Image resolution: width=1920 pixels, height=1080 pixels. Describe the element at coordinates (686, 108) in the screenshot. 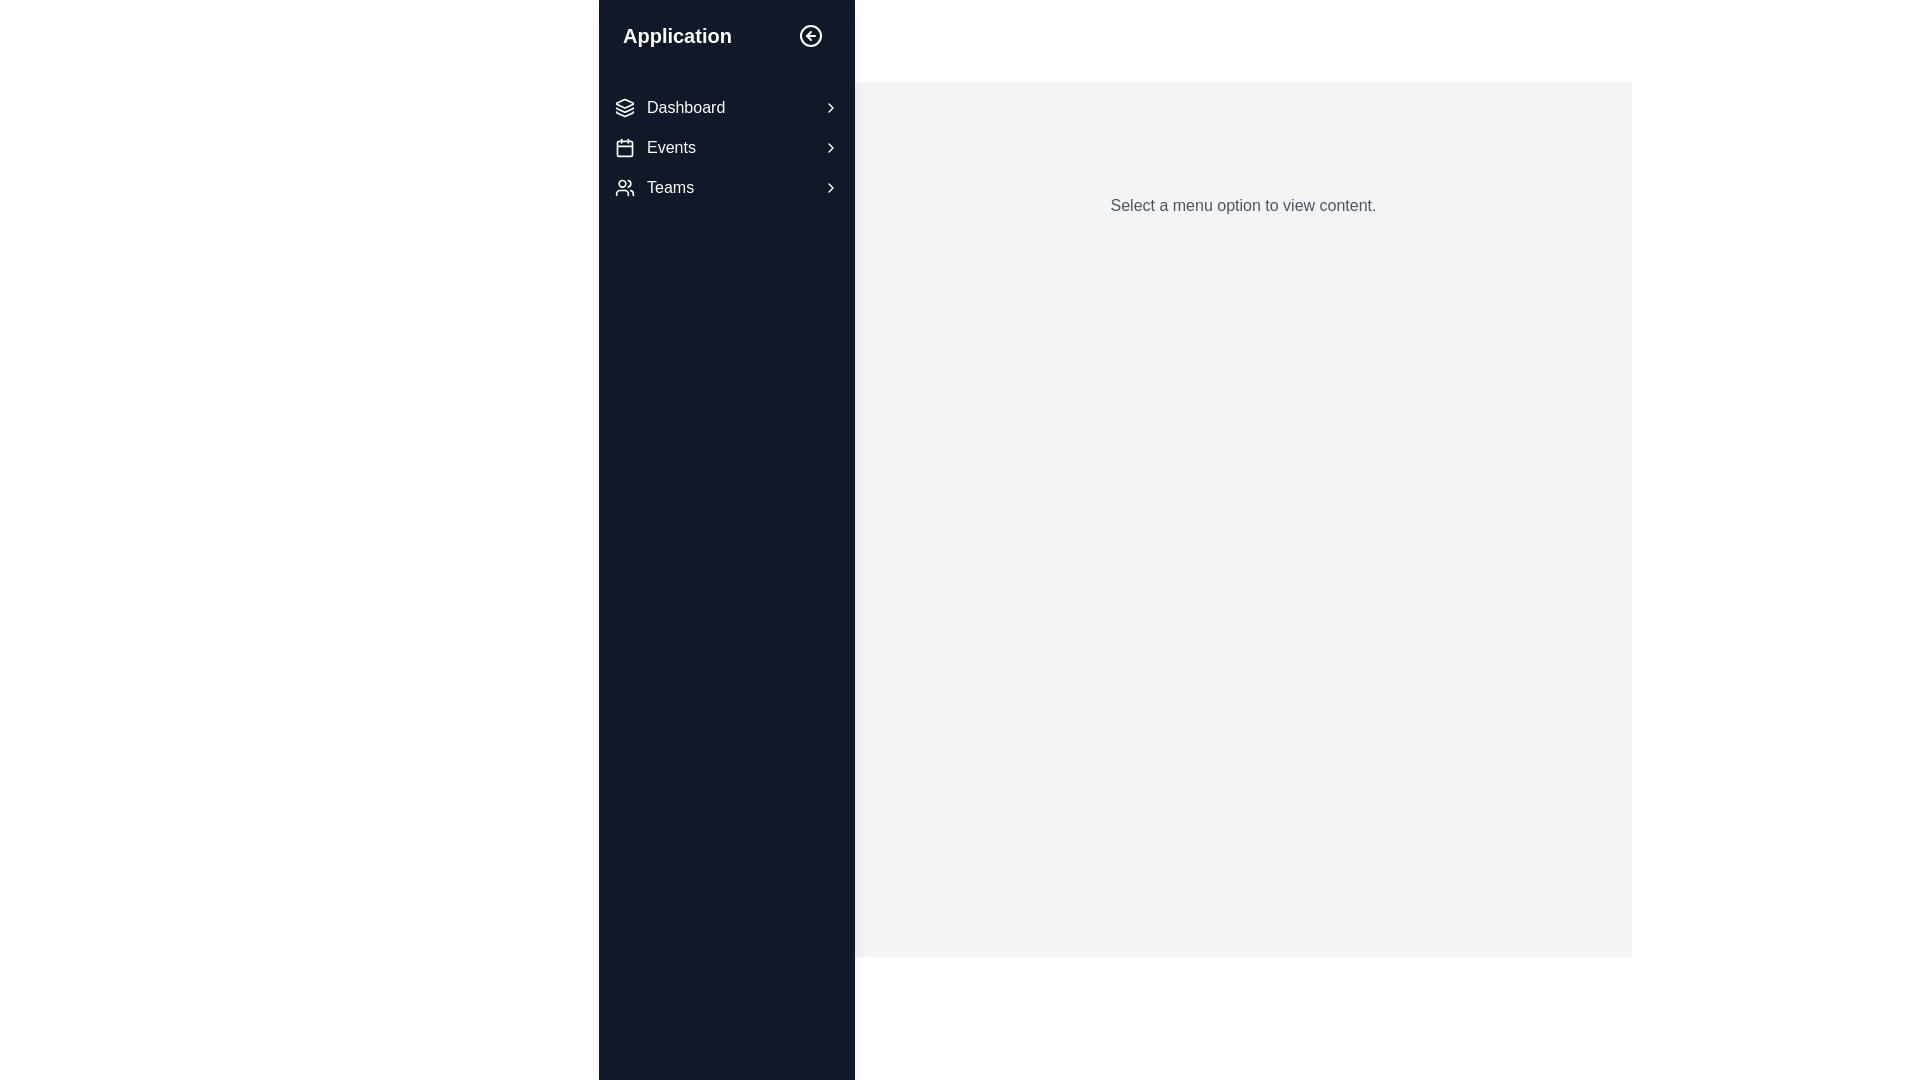

I see `the 'Dashboard' text label in the vertical navigation menu on the left sidebar` at that location.